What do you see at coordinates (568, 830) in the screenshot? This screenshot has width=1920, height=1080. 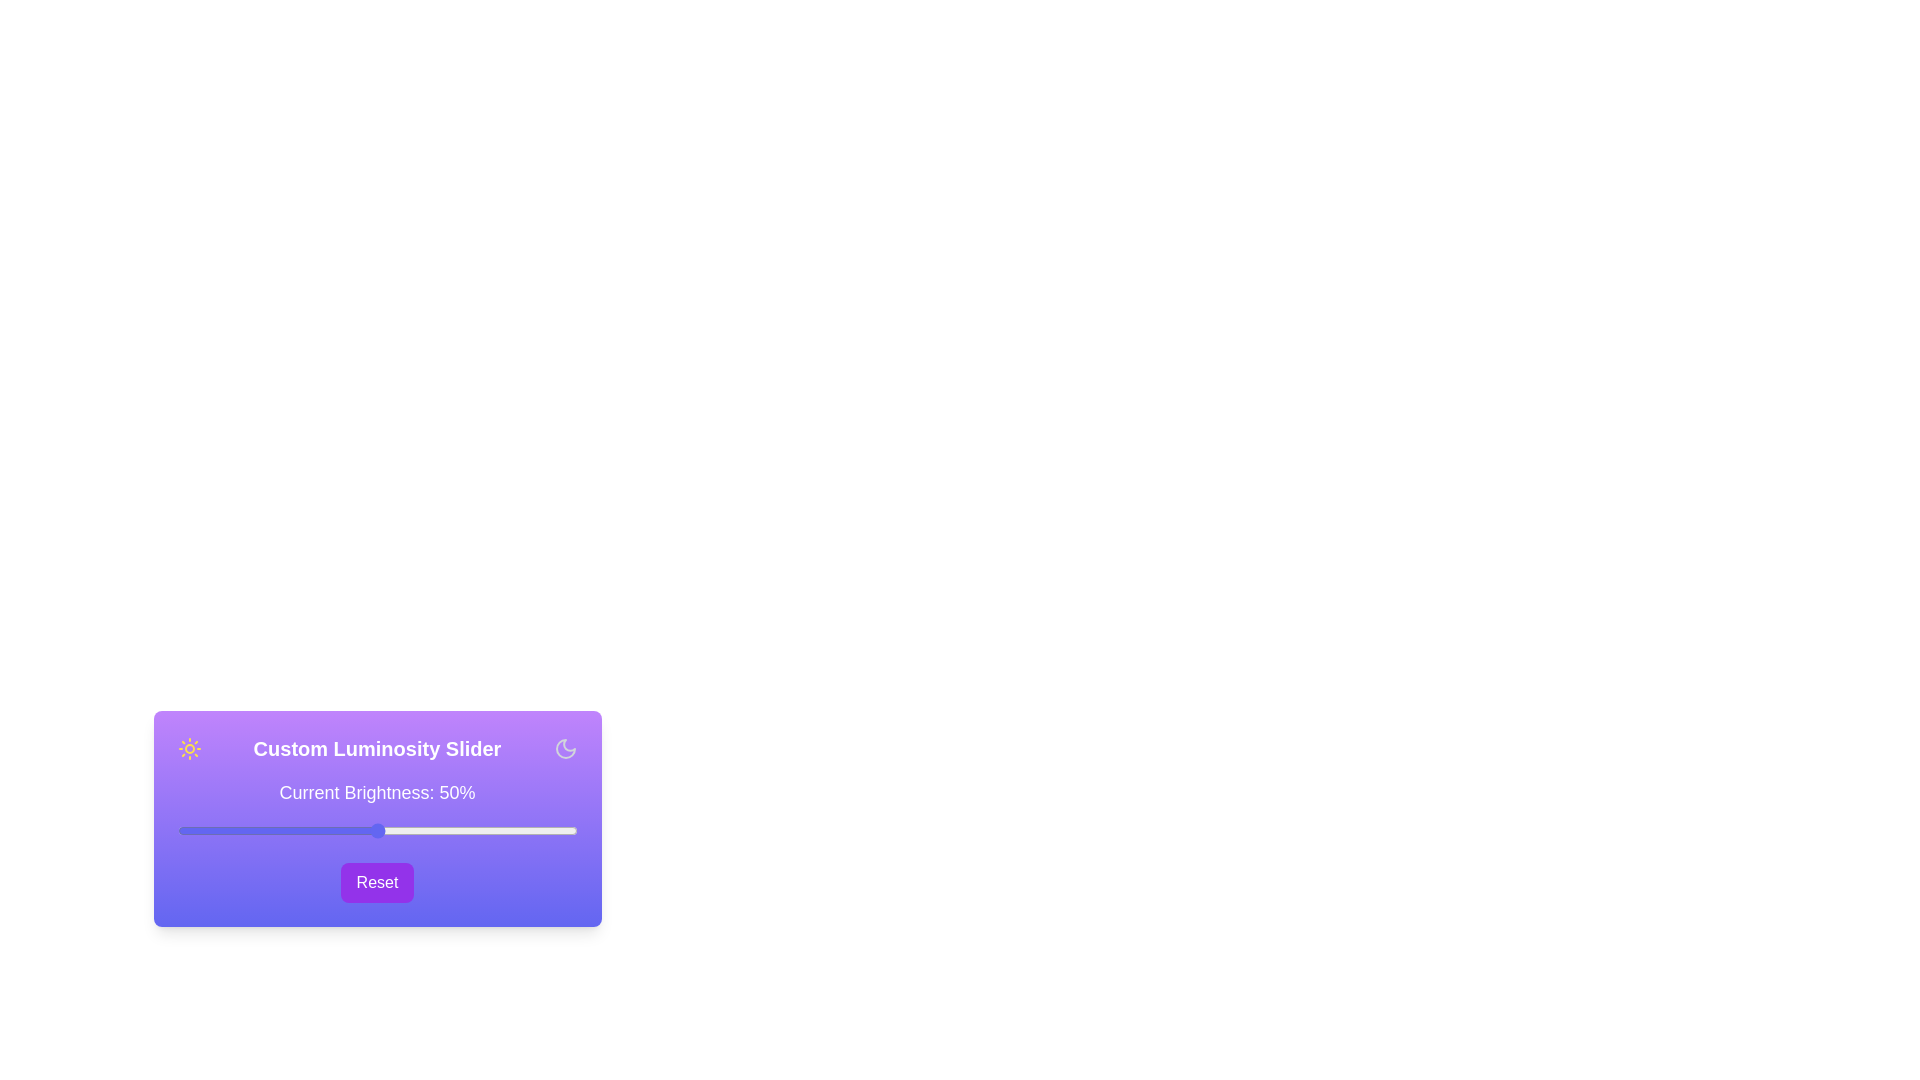 I see `brightness` at bounding box center [568, 830].